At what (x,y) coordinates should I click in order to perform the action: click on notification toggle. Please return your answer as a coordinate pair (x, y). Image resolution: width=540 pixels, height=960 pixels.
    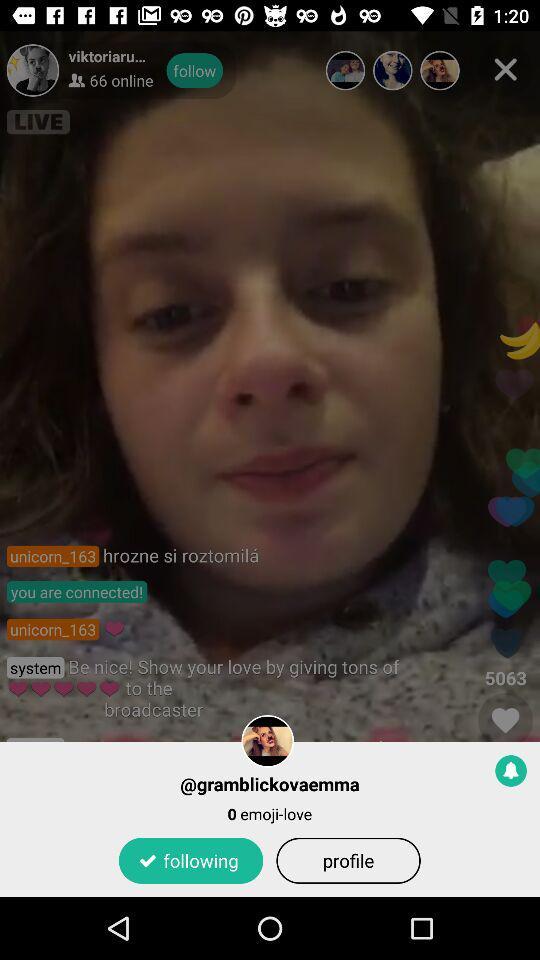
    Looking at the image, I should click on (511, 769).